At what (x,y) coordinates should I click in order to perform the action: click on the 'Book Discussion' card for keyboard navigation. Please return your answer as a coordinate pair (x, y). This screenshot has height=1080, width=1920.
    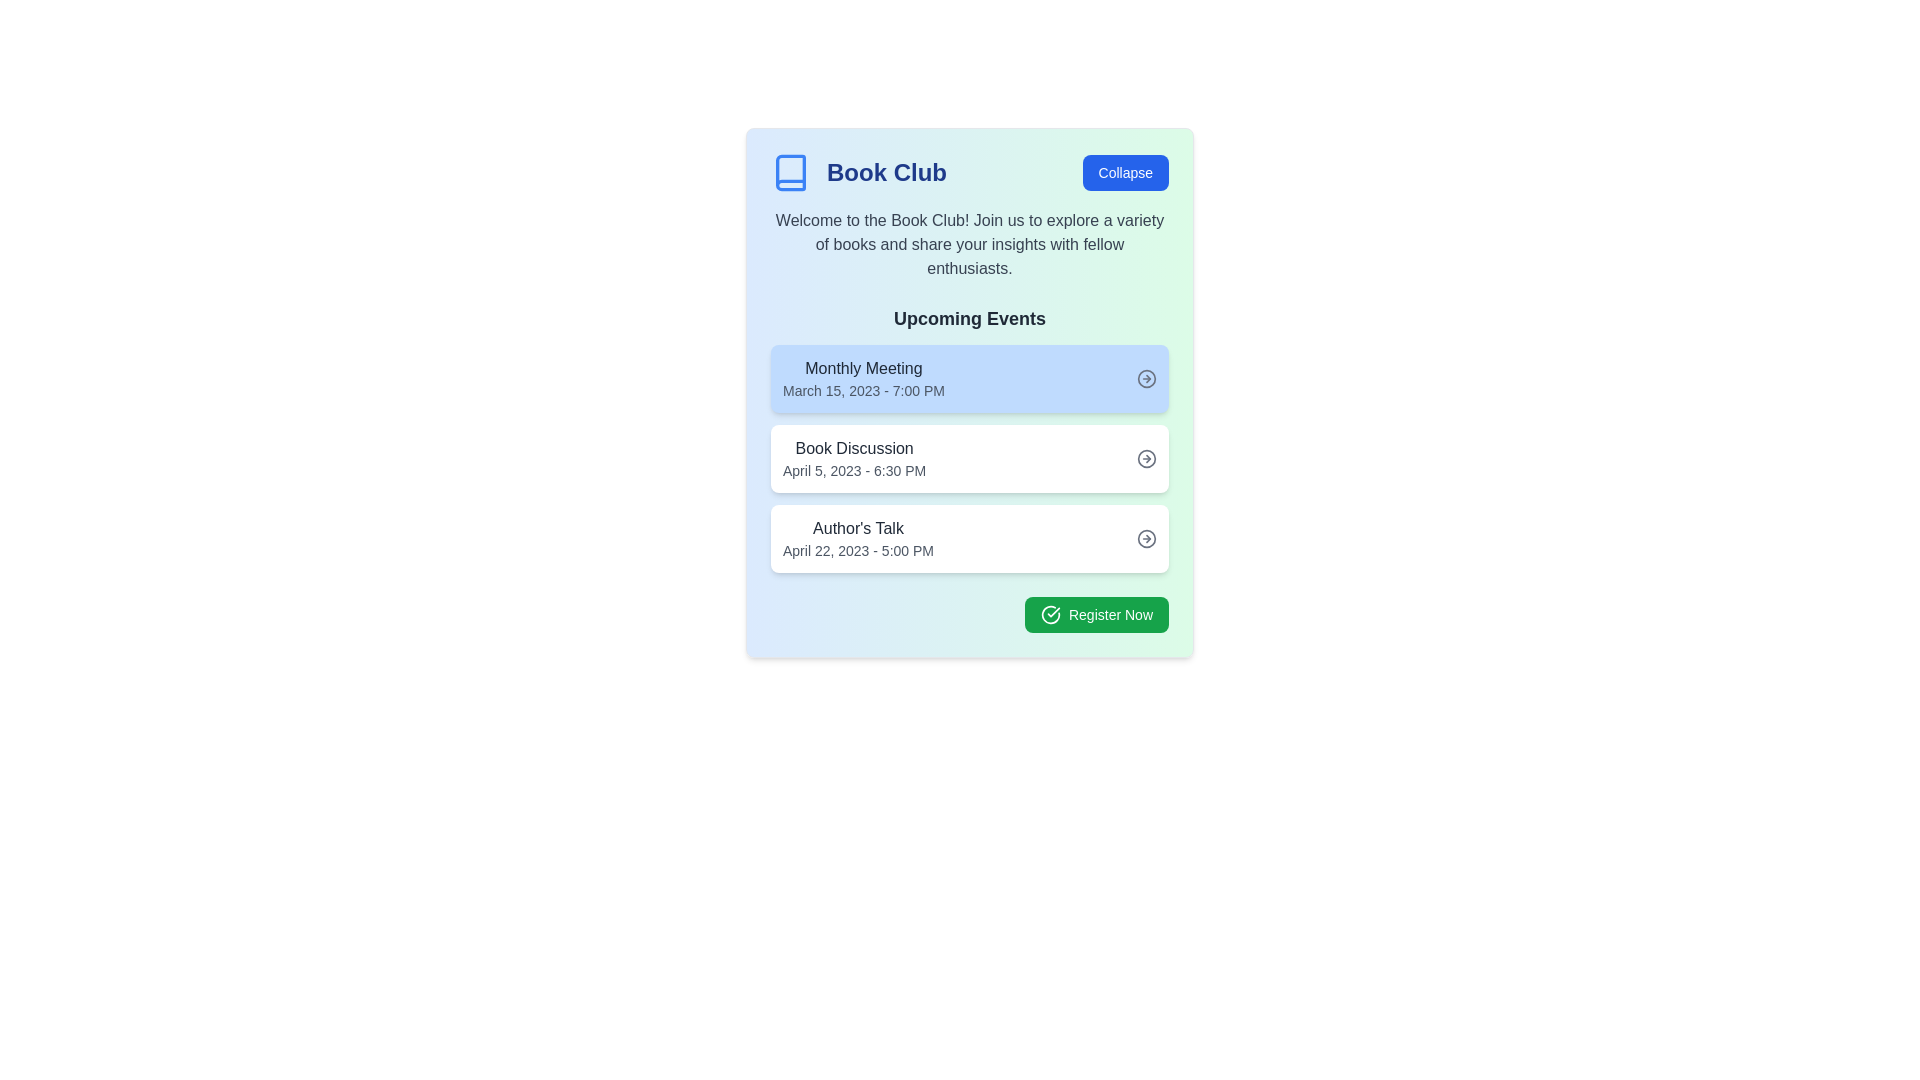
    Looking at the image, I should click on (969, 459).